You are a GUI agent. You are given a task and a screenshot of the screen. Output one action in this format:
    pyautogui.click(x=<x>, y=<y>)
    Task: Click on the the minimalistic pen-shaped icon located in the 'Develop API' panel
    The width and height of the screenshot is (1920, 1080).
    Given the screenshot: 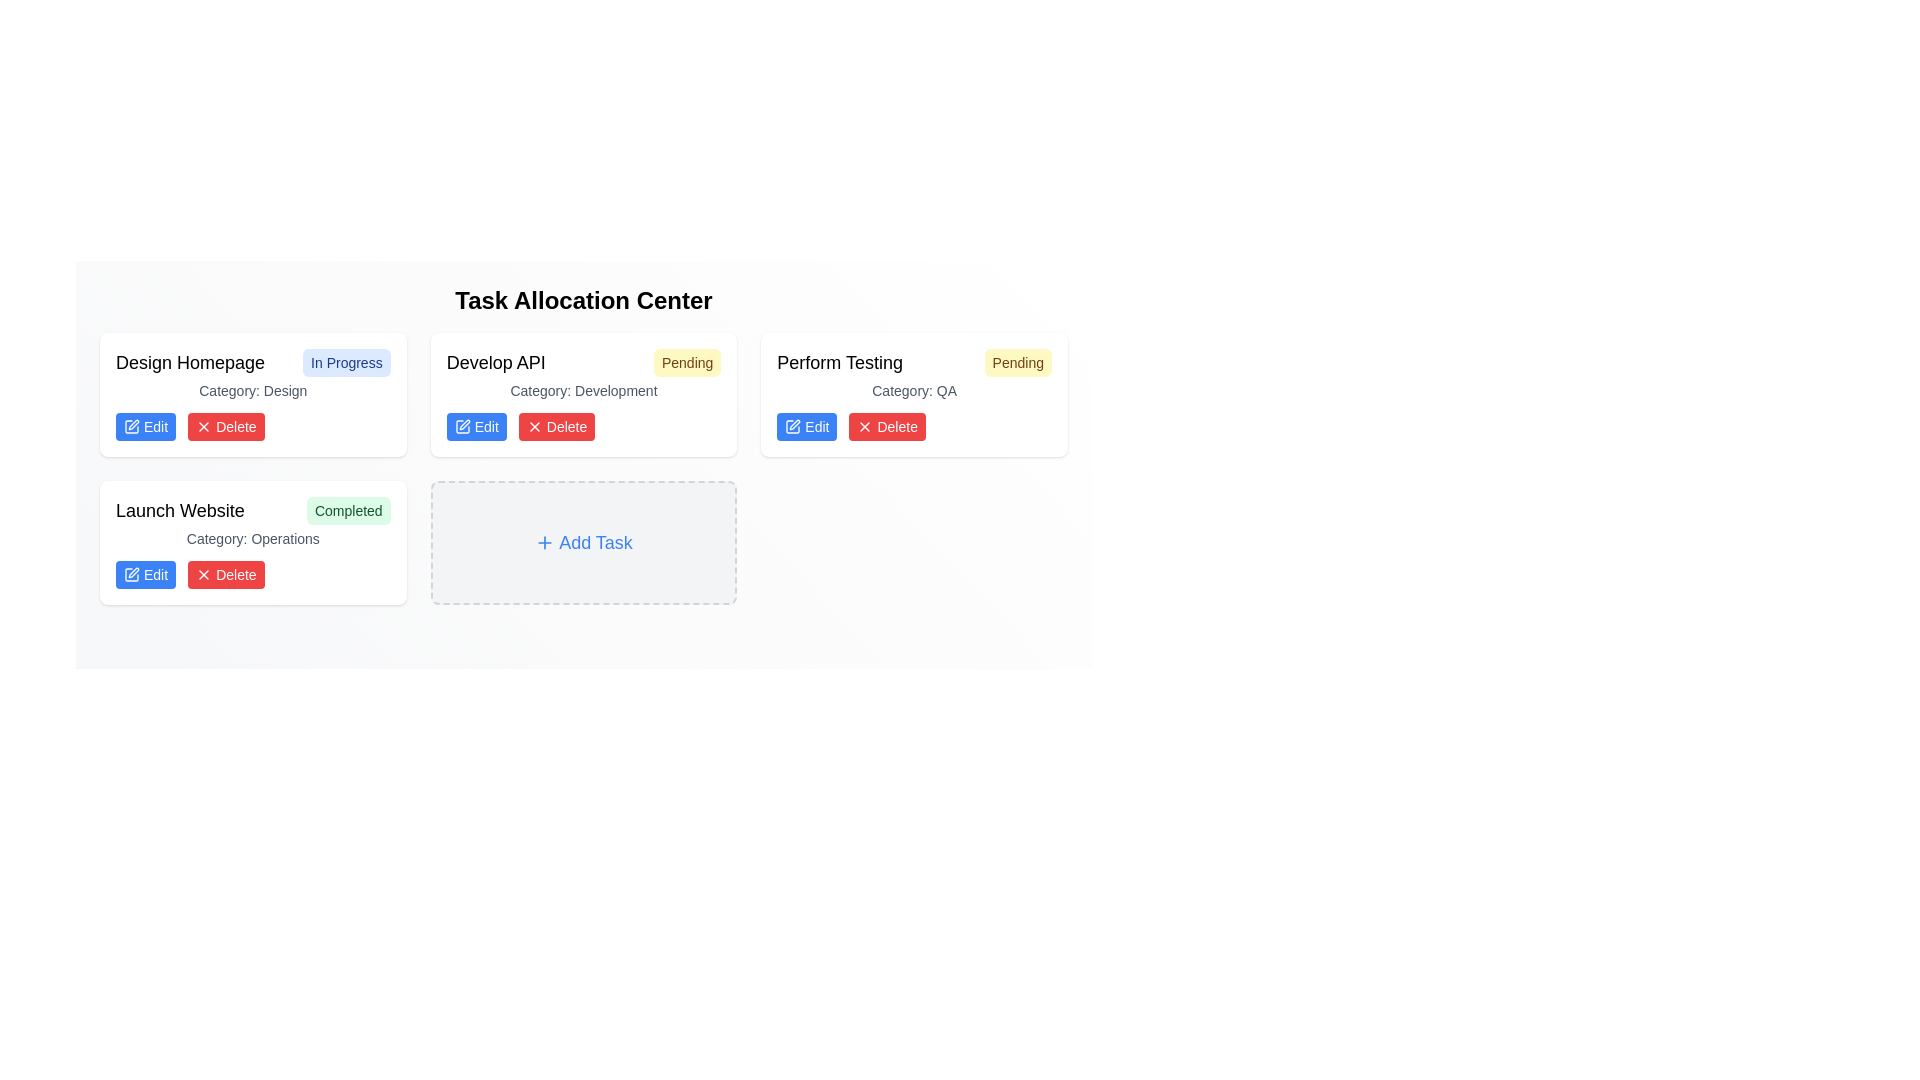 What is the action you would take?
    pyautogui.click(x=463, y=423)
    